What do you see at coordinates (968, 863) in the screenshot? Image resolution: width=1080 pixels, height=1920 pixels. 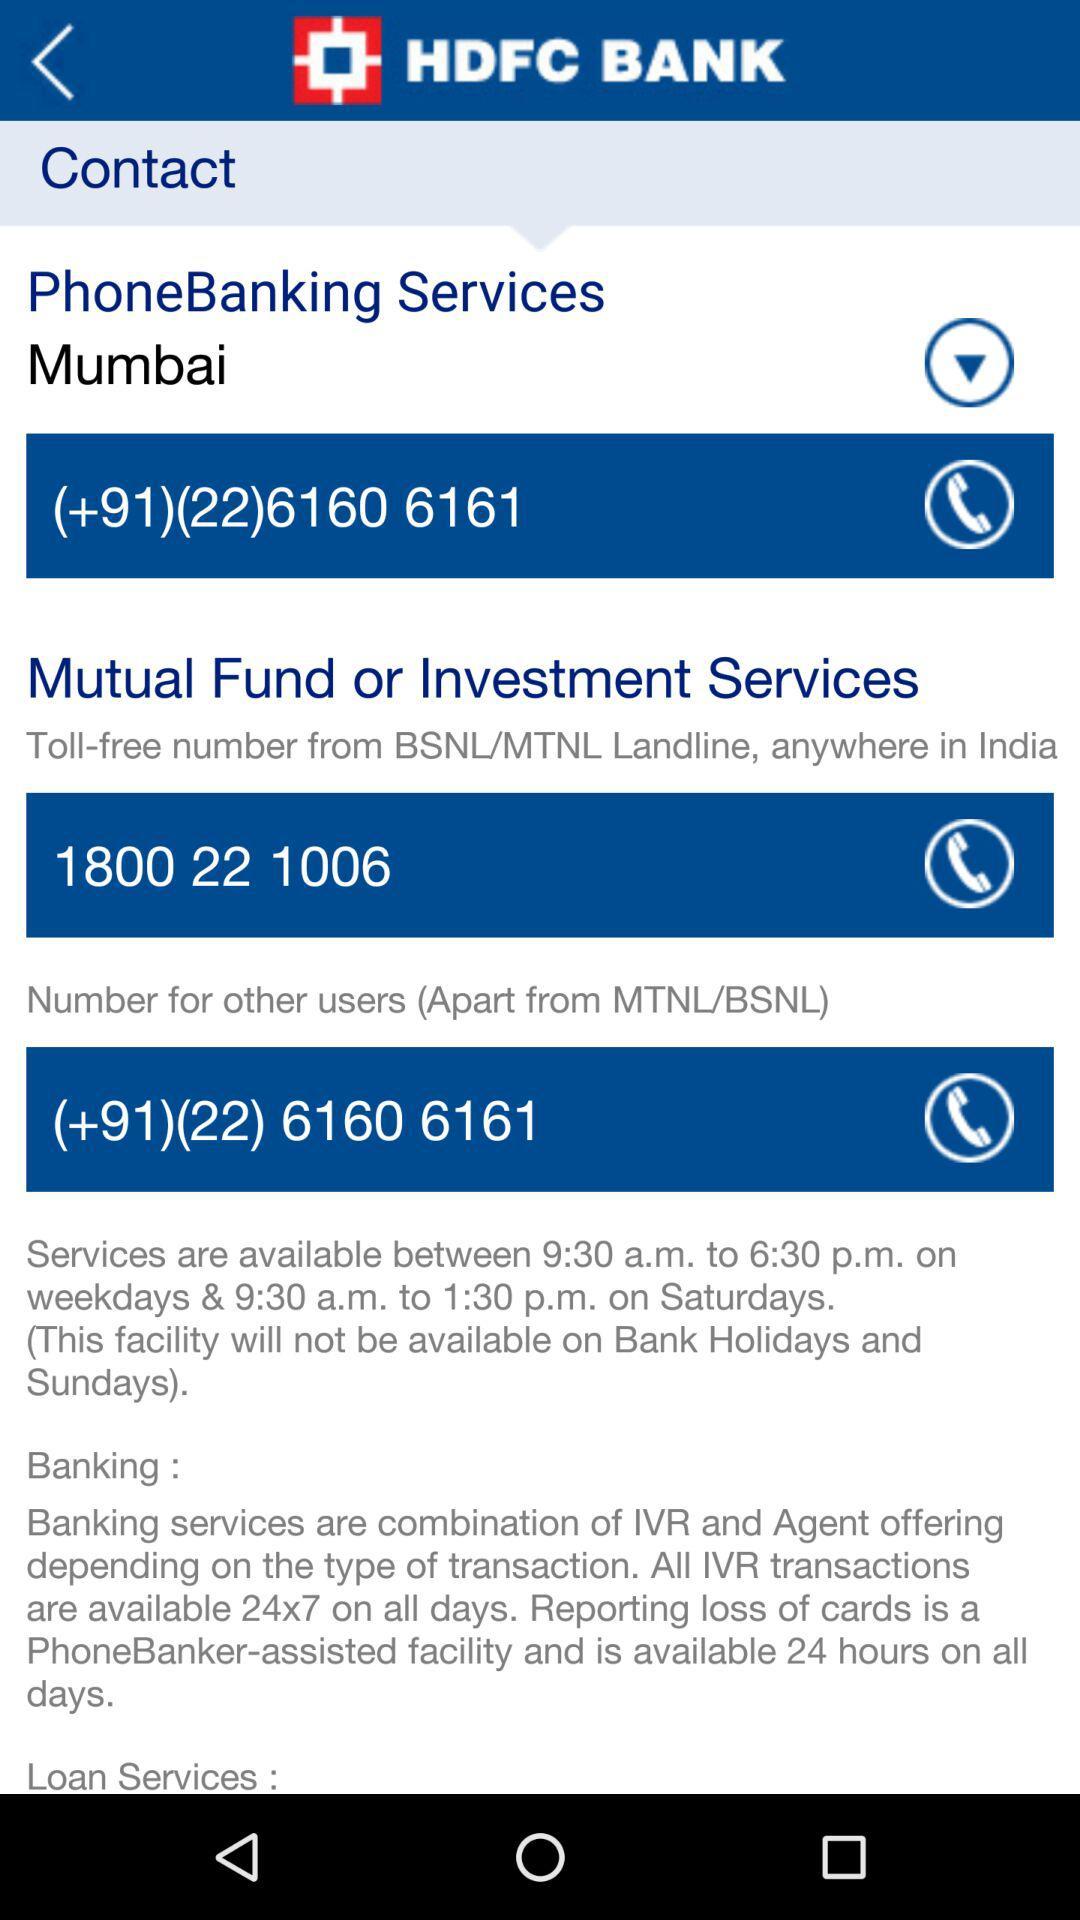 I see `icon above number for other item` at bounding box center [968, 863].